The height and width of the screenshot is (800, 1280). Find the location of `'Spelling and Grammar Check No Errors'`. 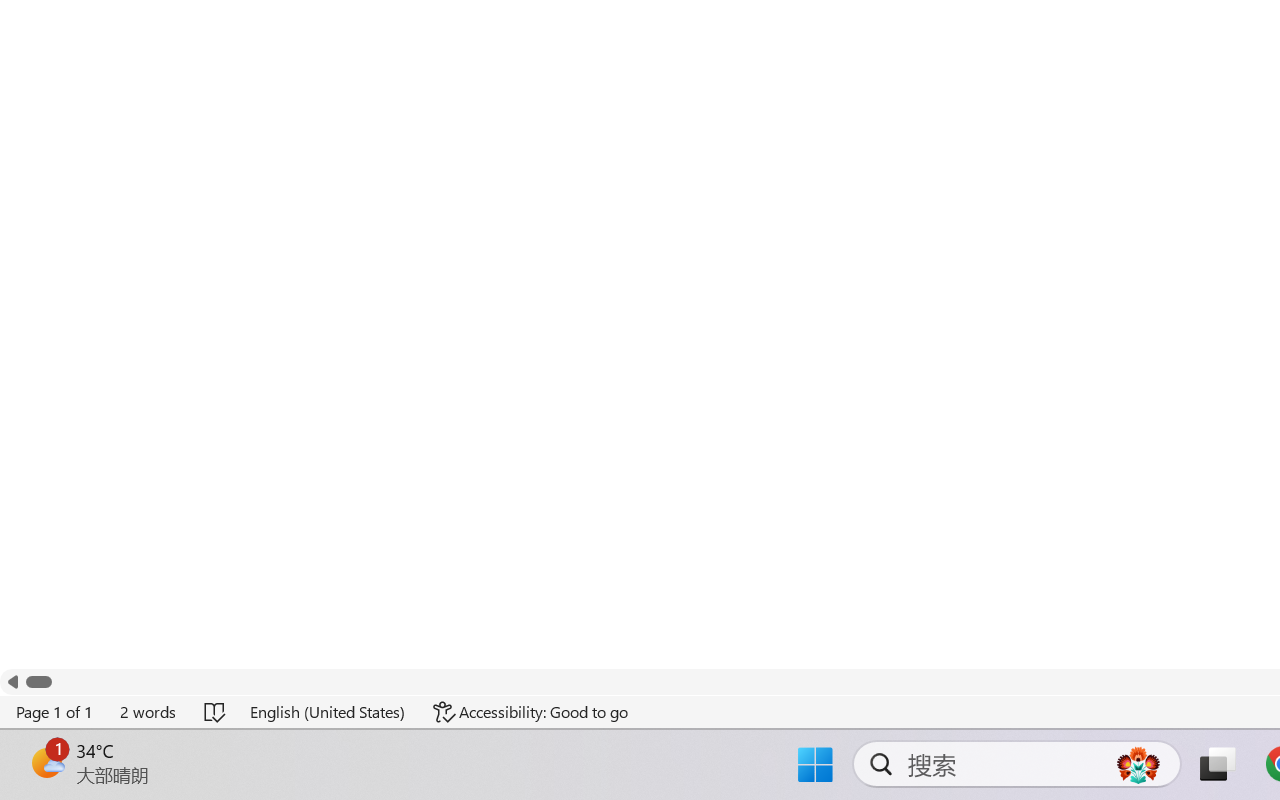

'Spelling and Grammar Check No Errors' is located at coordinates (216, 711).